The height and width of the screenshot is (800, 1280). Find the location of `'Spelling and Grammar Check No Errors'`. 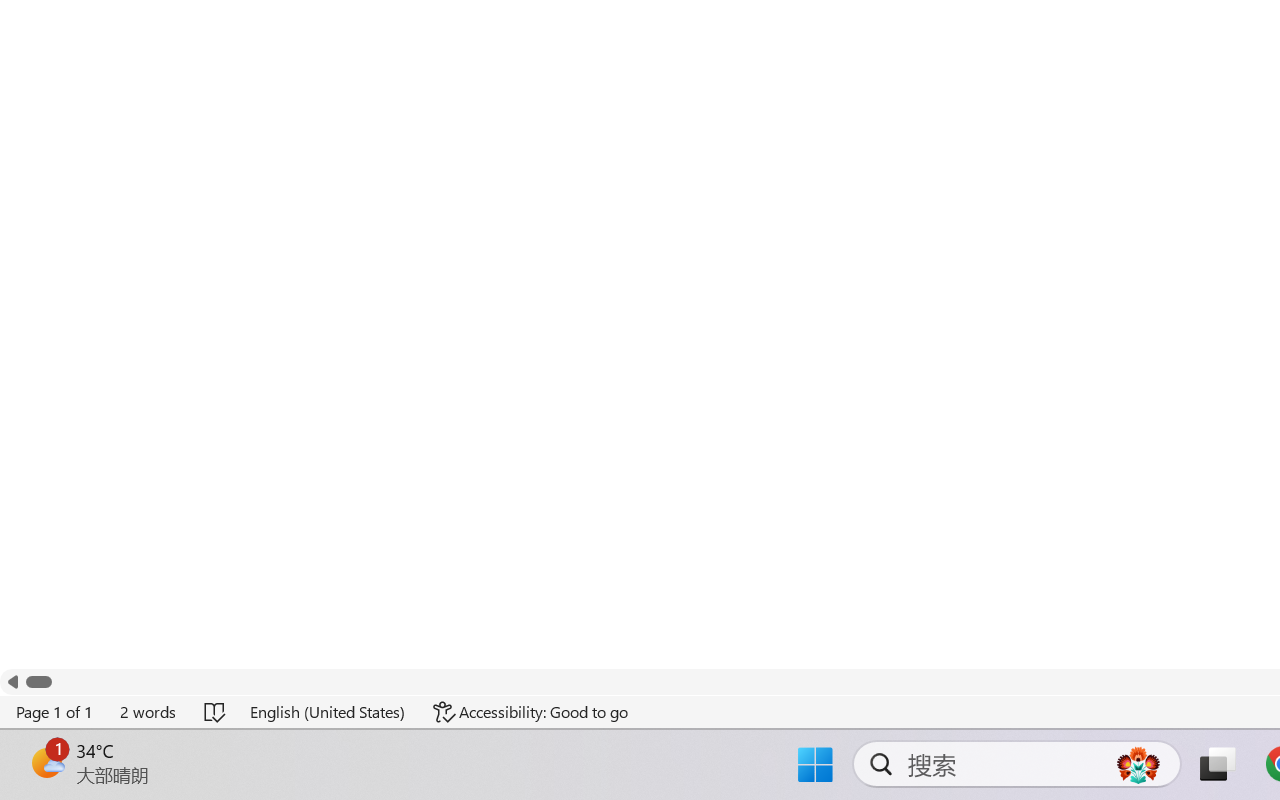

'Spelling and Grammar Check No Errors' is located at coordinates (216, 711).